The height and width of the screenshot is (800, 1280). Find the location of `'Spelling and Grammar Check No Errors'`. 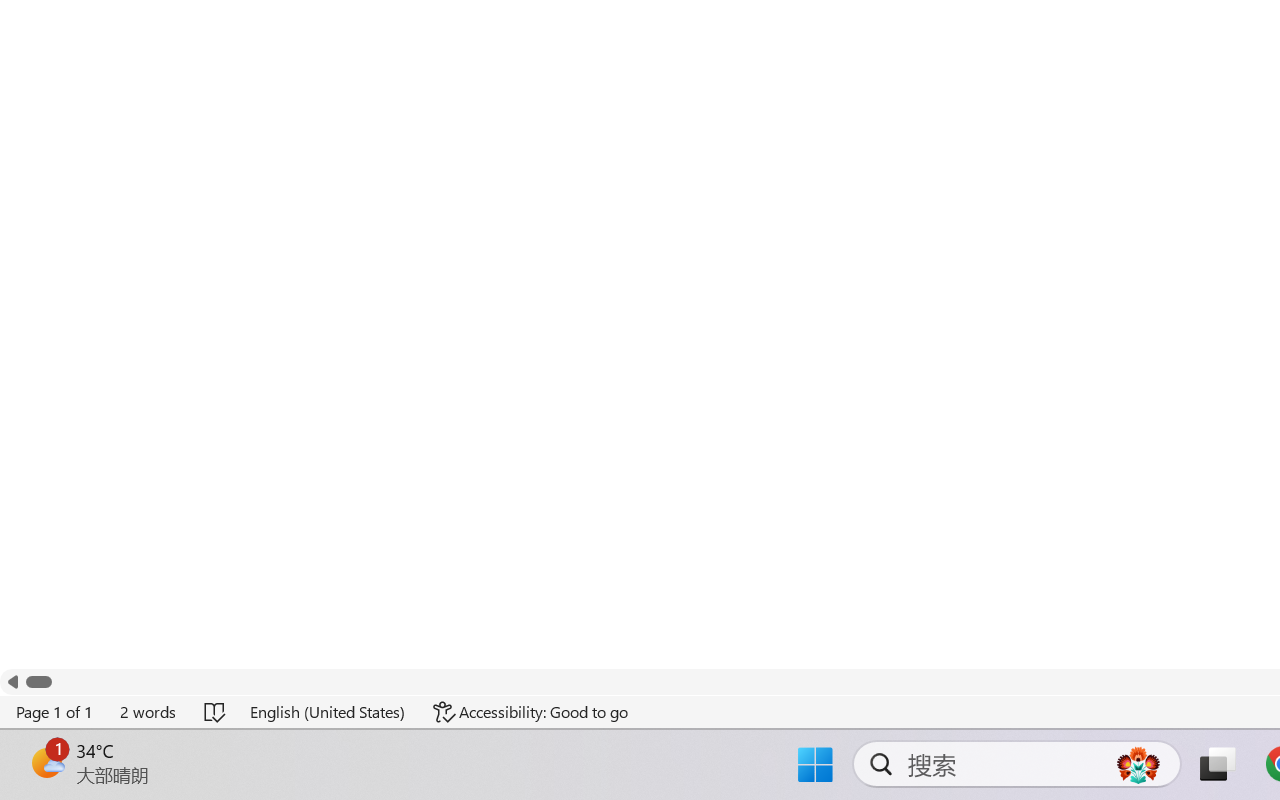

'Spelling and Grammar Check No Errors' is located at coordinates (216, 711).